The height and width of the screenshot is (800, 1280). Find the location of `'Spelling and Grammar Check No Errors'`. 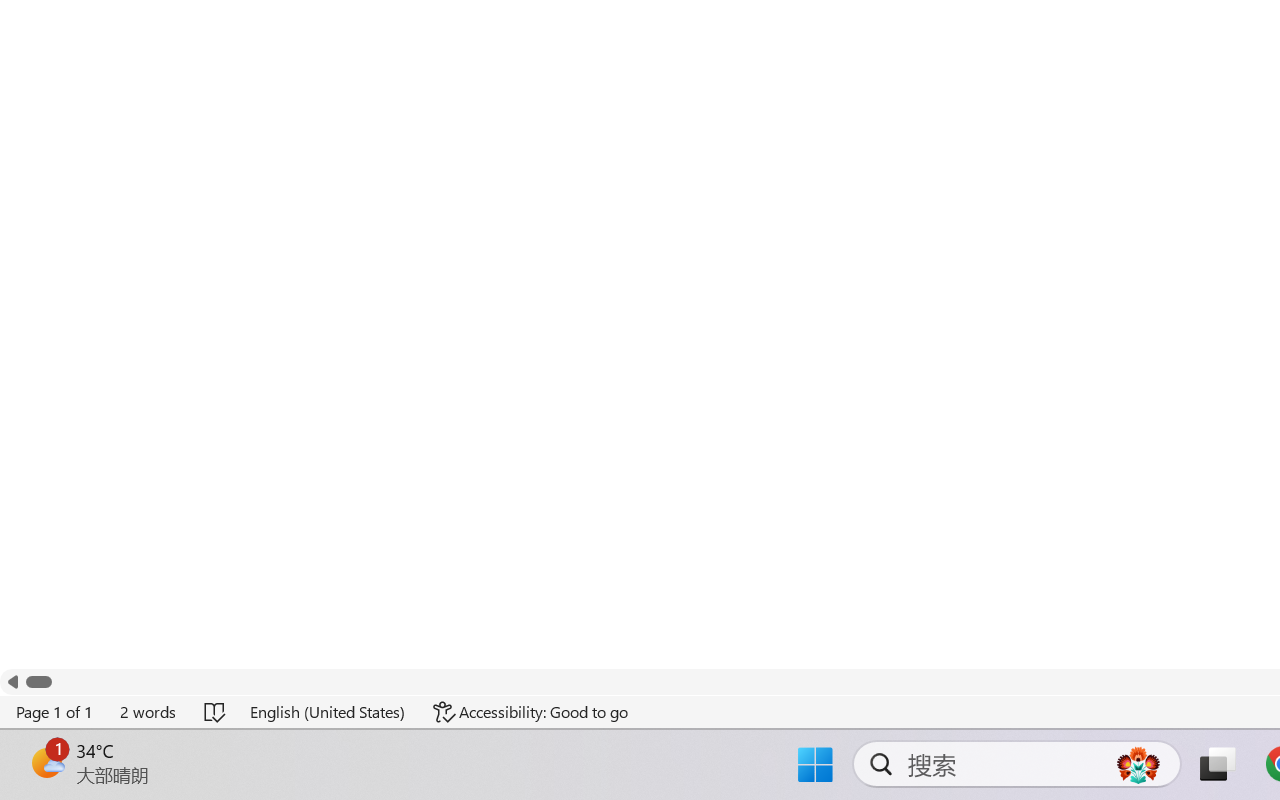

'Spelling and Grammar Check No Errors' is located at coordinates (216, 711).